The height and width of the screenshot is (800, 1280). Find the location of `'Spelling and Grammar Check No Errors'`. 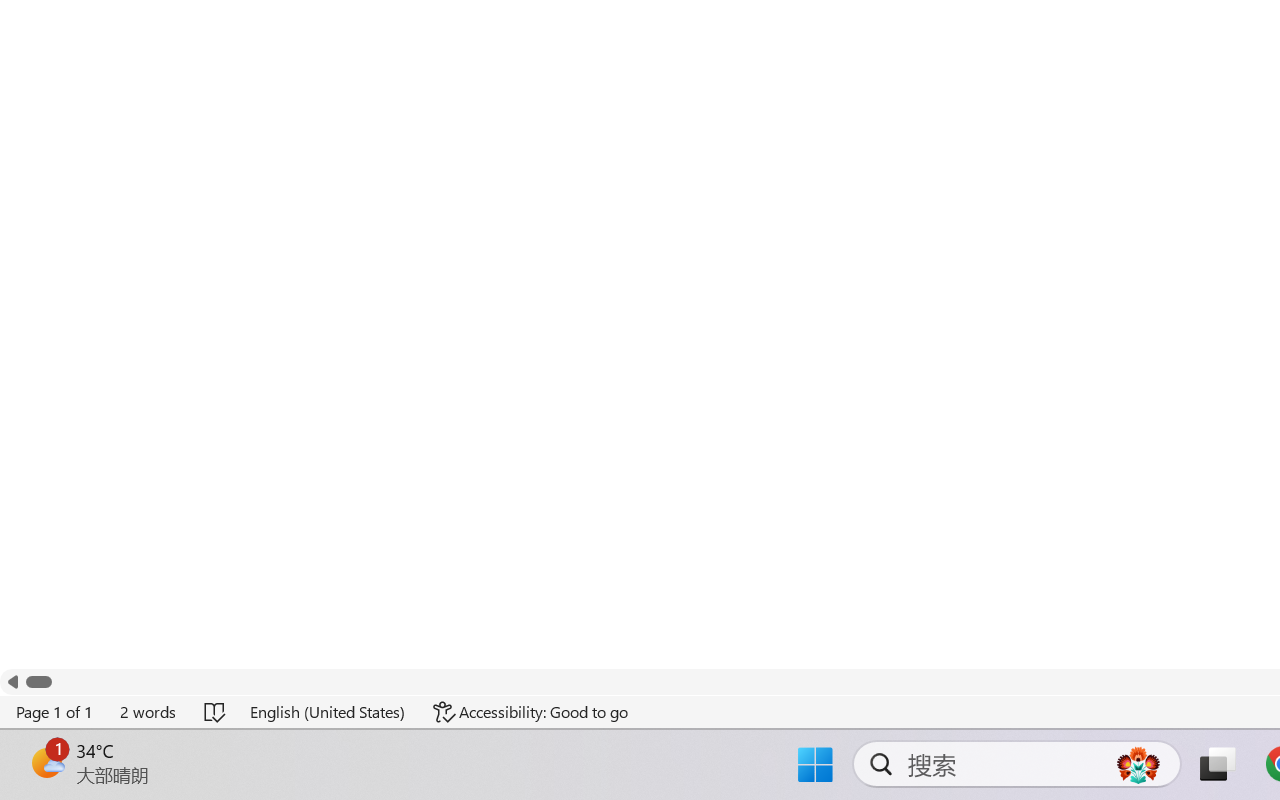

'Spelling and Grammar Check No Errors' is located at coordinates (216, 711).